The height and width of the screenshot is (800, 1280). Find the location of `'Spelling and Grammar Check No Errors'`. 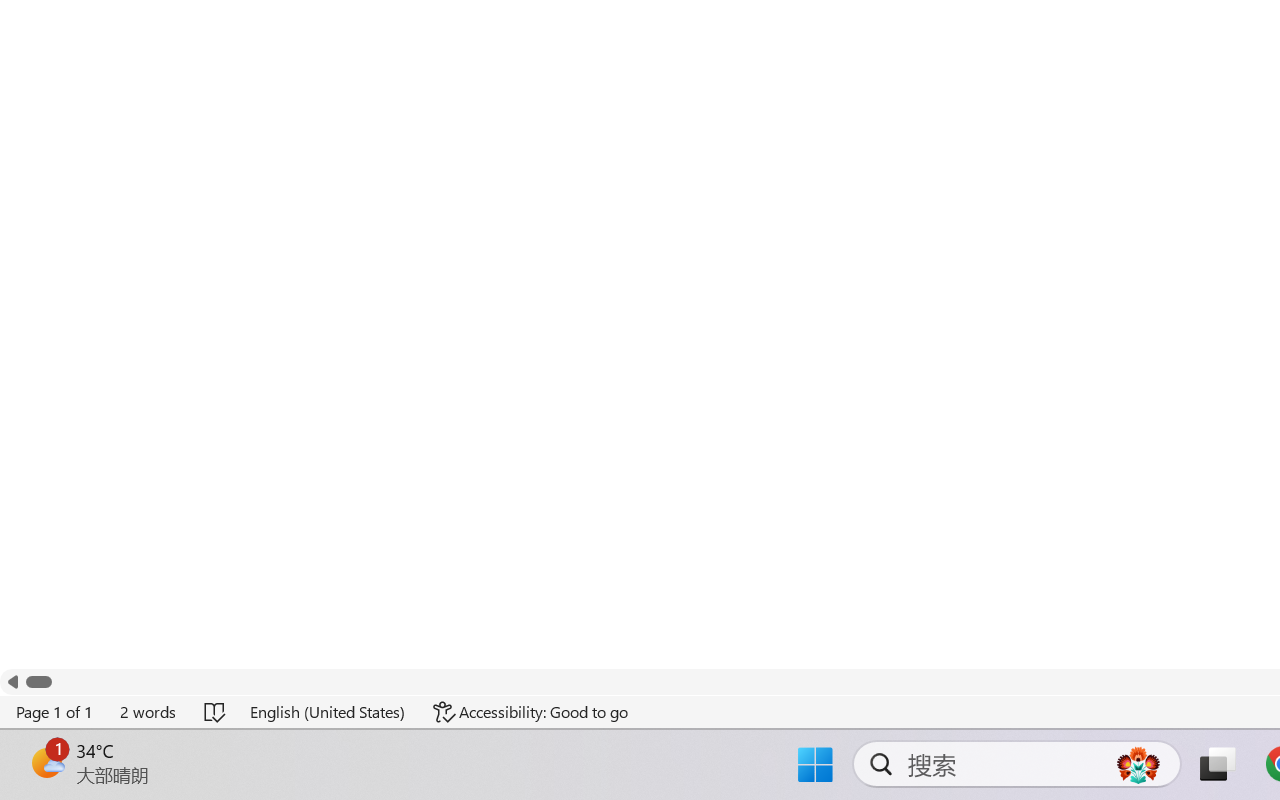

'Spelling and Grammar Check No Errors' is located at coordinates (216, 711).